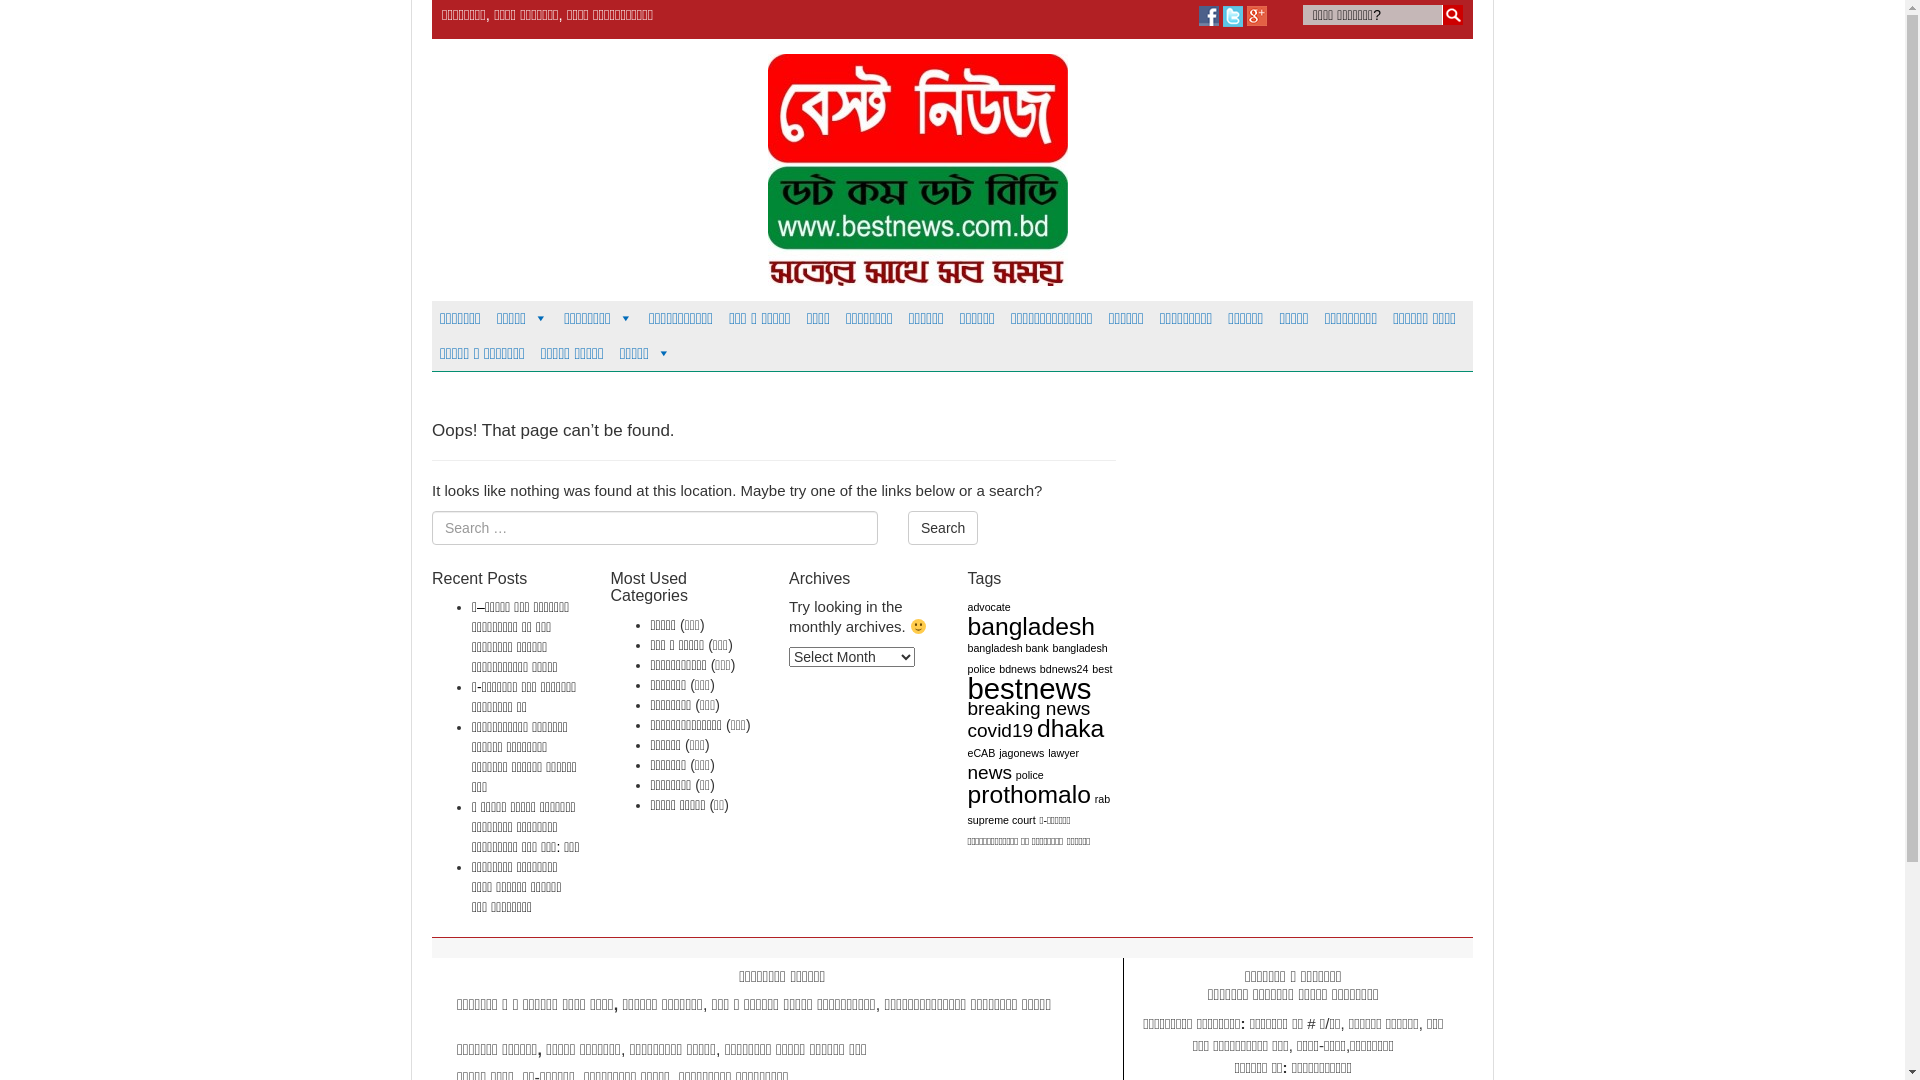 This screenshot has width=1920, height=1080. Describe the element at coordinates (1032, 625) in the screenshot. I see `'bangladesh'` at that location.